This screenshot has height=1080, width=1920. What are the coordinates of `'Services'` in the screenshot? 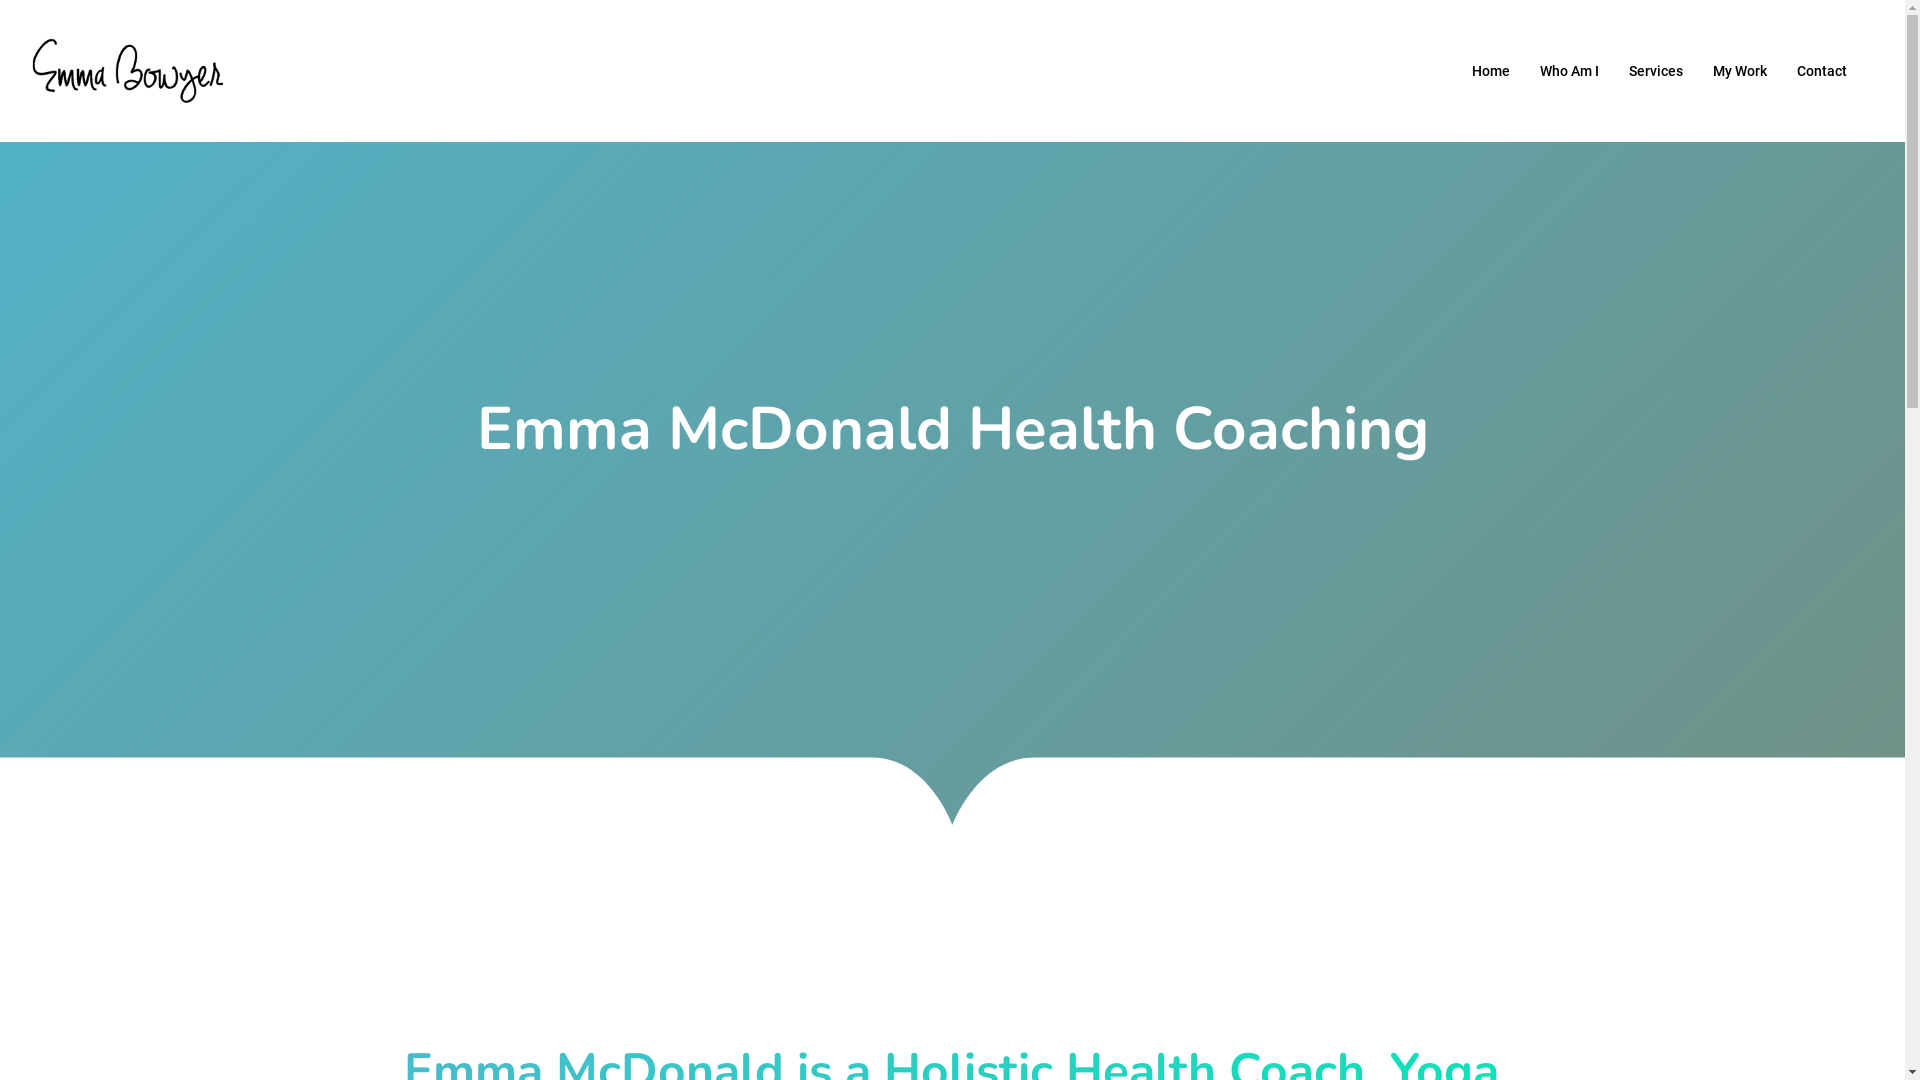 It's located at (1656, 69).